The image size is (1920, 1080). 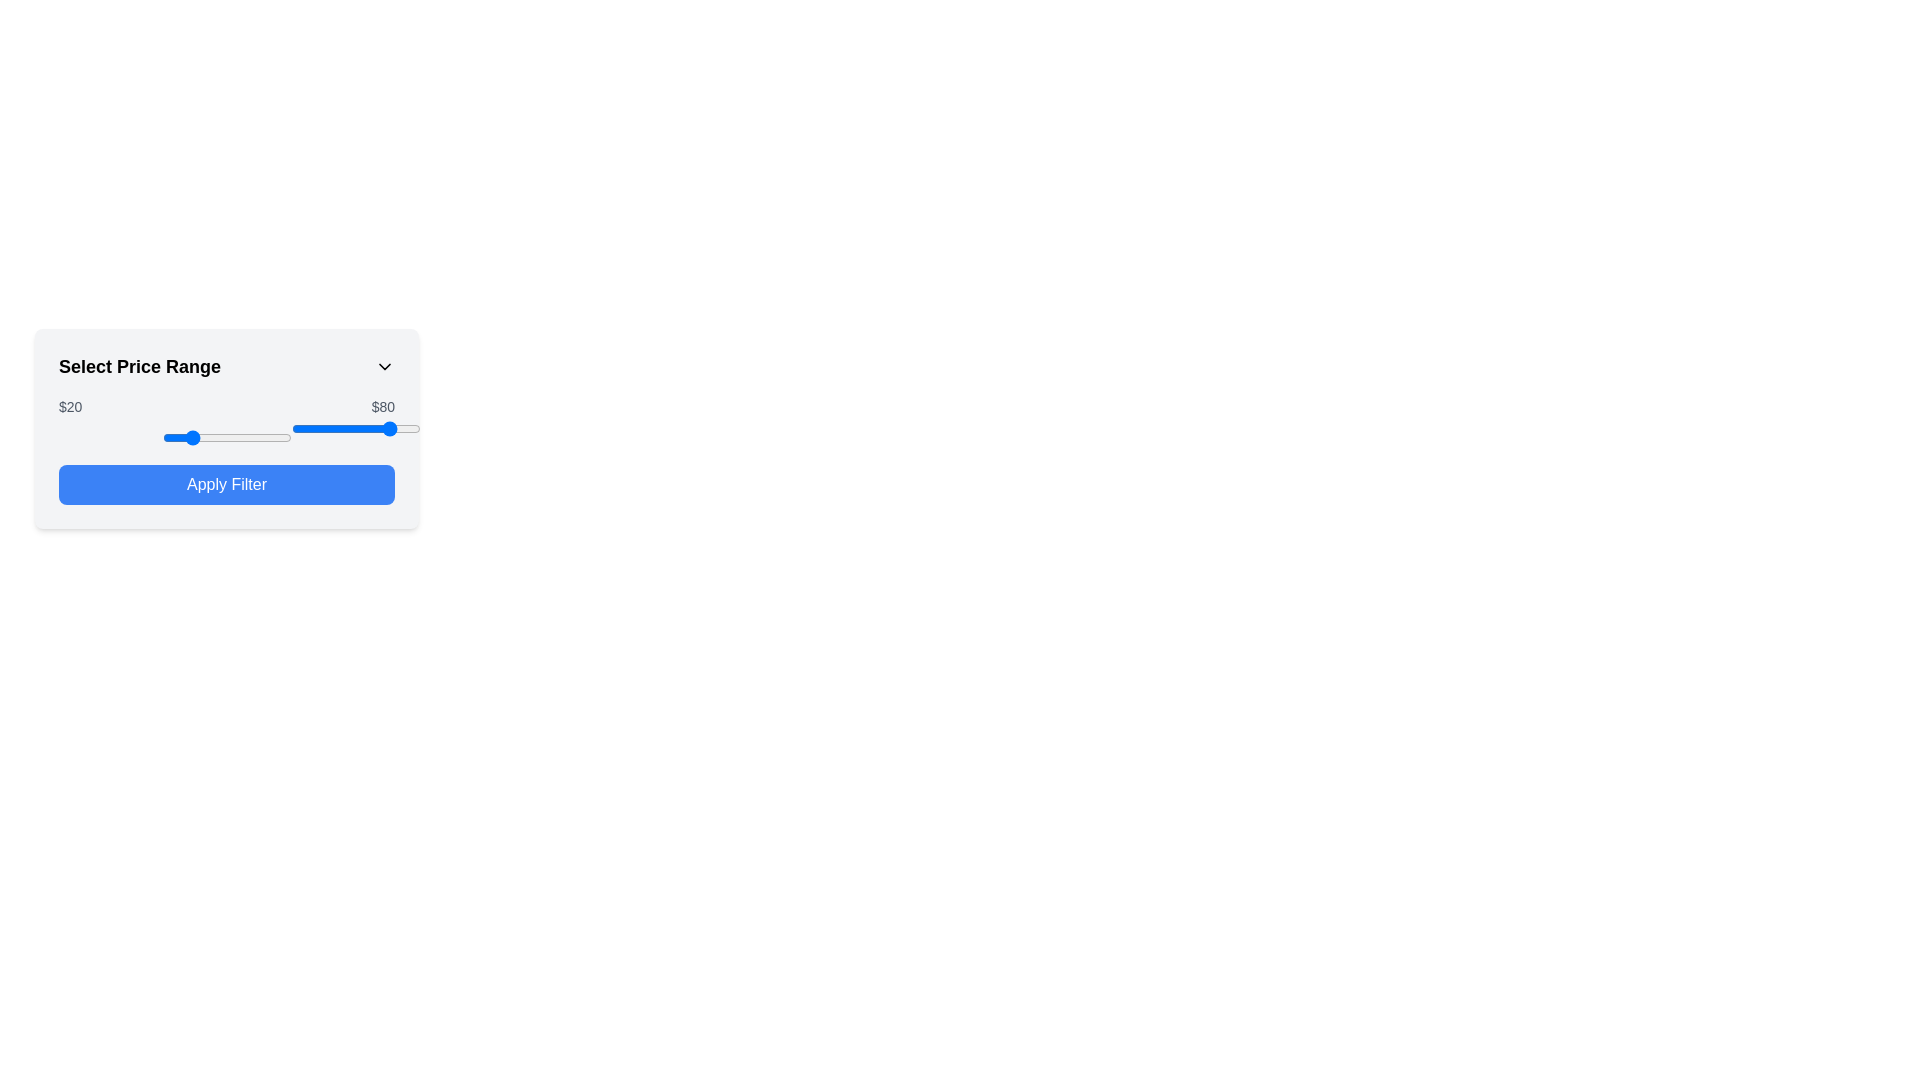 What do you see at coordinates (285, 437) in the screenshot?
I see `the slider value` at bounding box center [285, 437].